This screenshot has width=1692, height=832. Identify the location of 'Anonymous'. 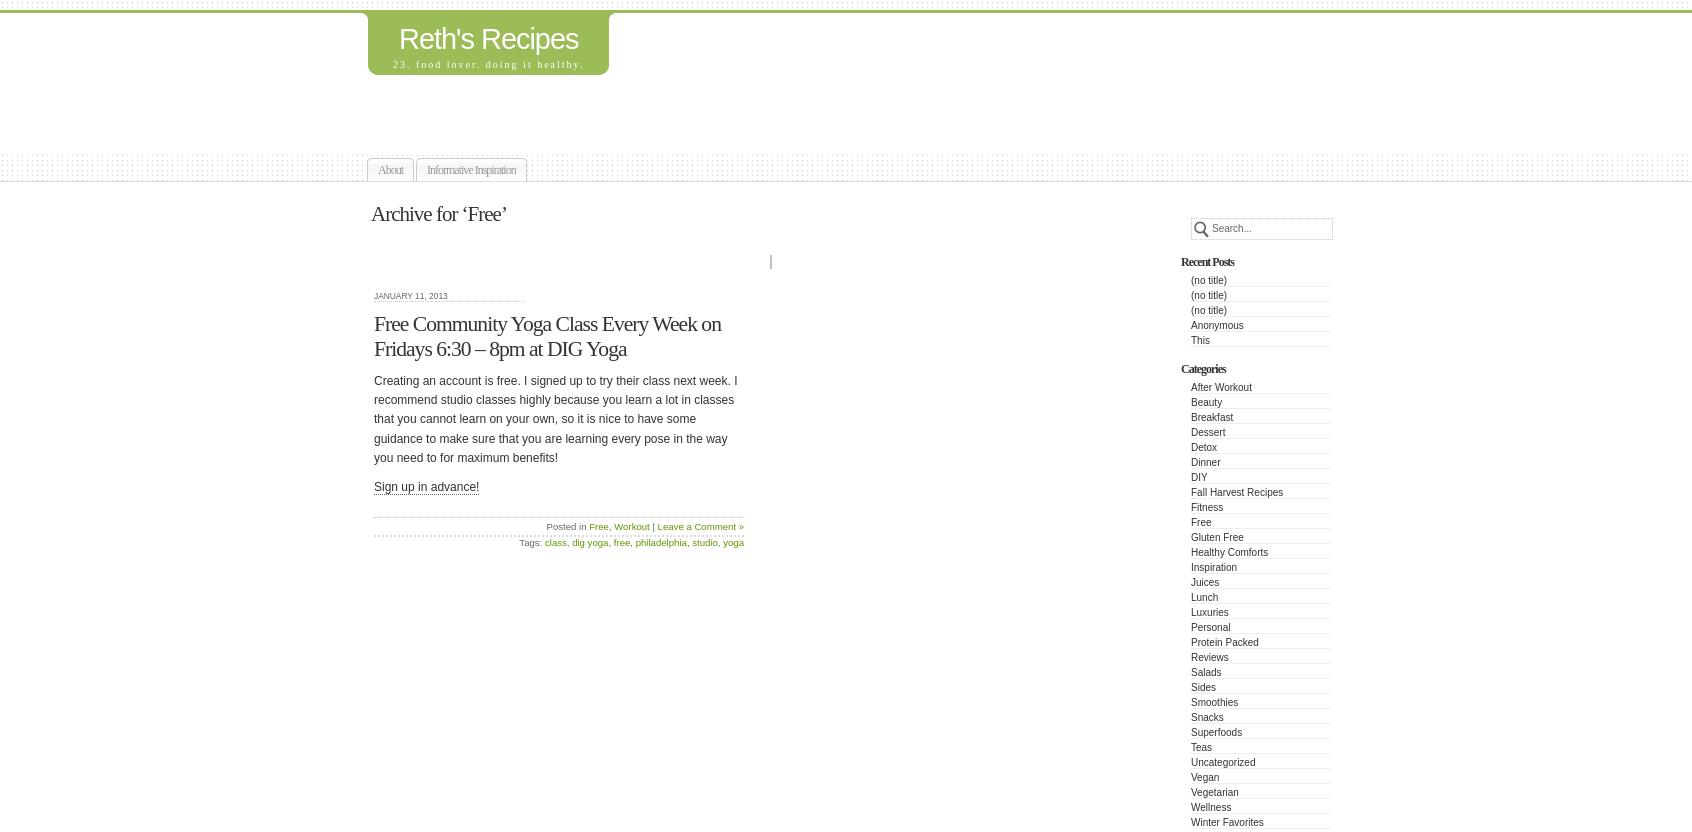
(1217, 325).